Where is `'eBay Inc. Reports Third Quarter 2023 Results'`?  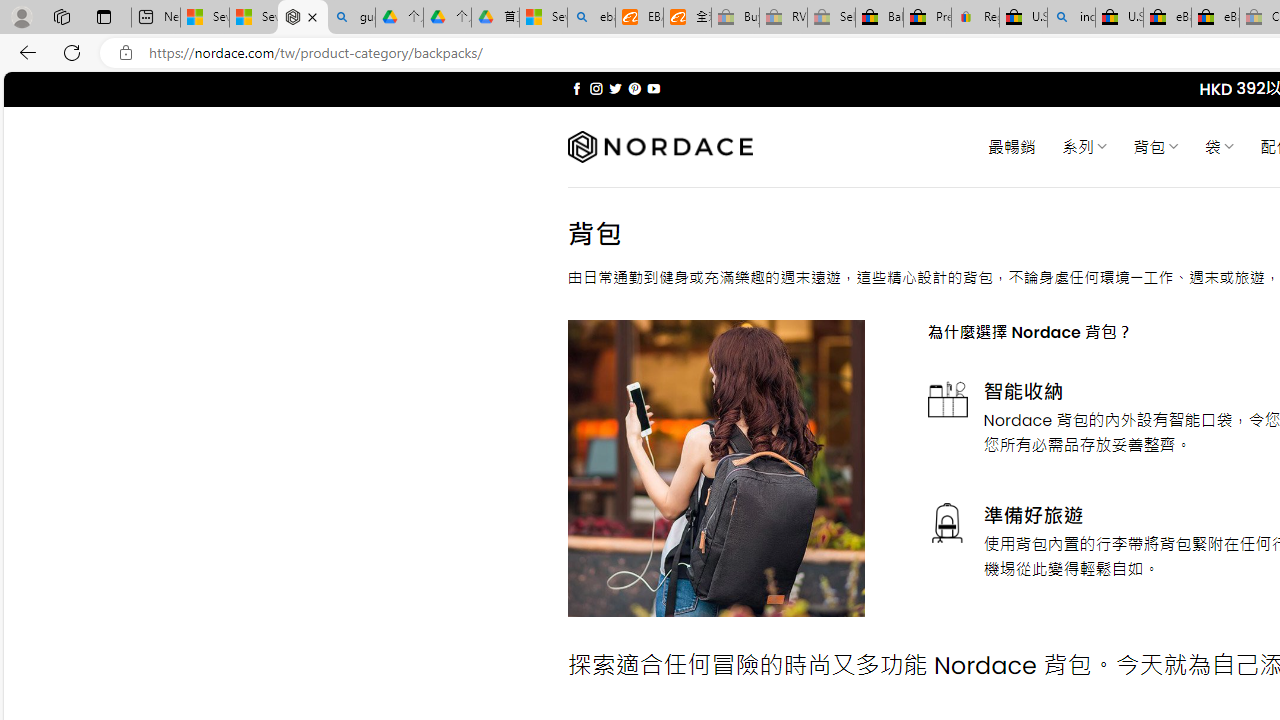
'eBay Inc. Reports Third Quarter 2023 Results' is located at coordinates (1214, 17).